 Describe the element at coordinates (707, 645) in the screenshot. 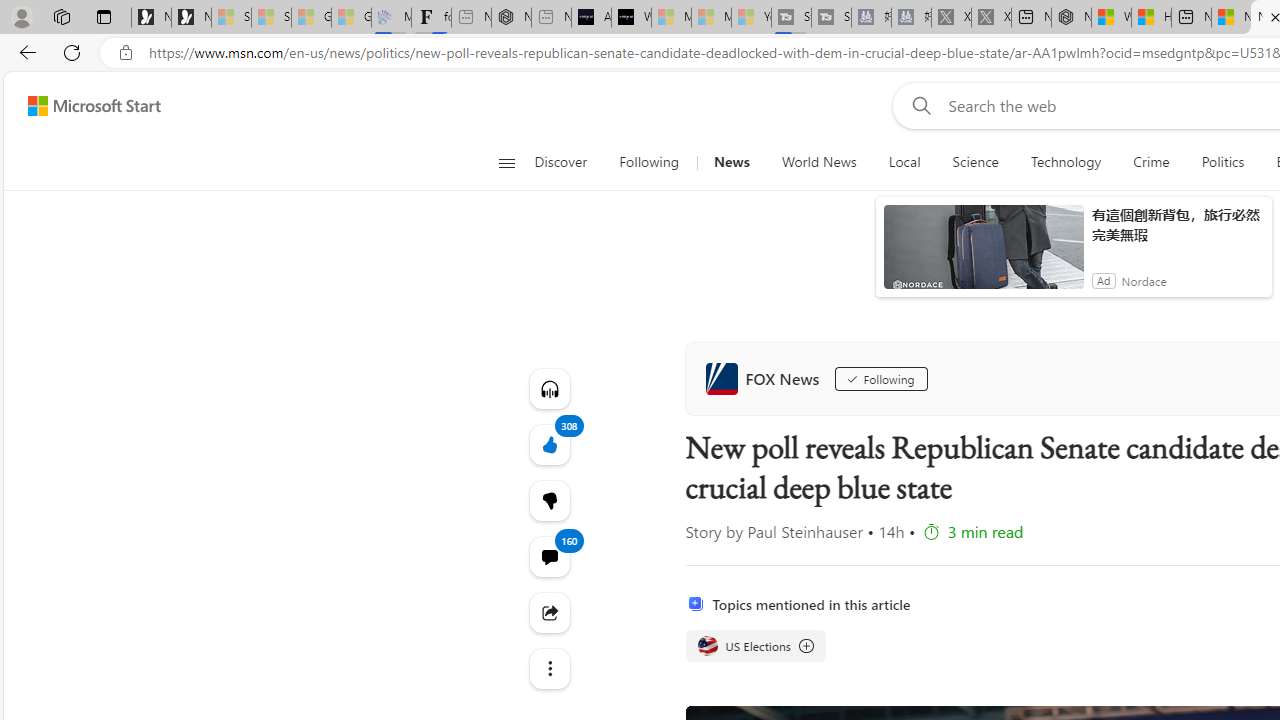

I see `'US Elections'` at that location.